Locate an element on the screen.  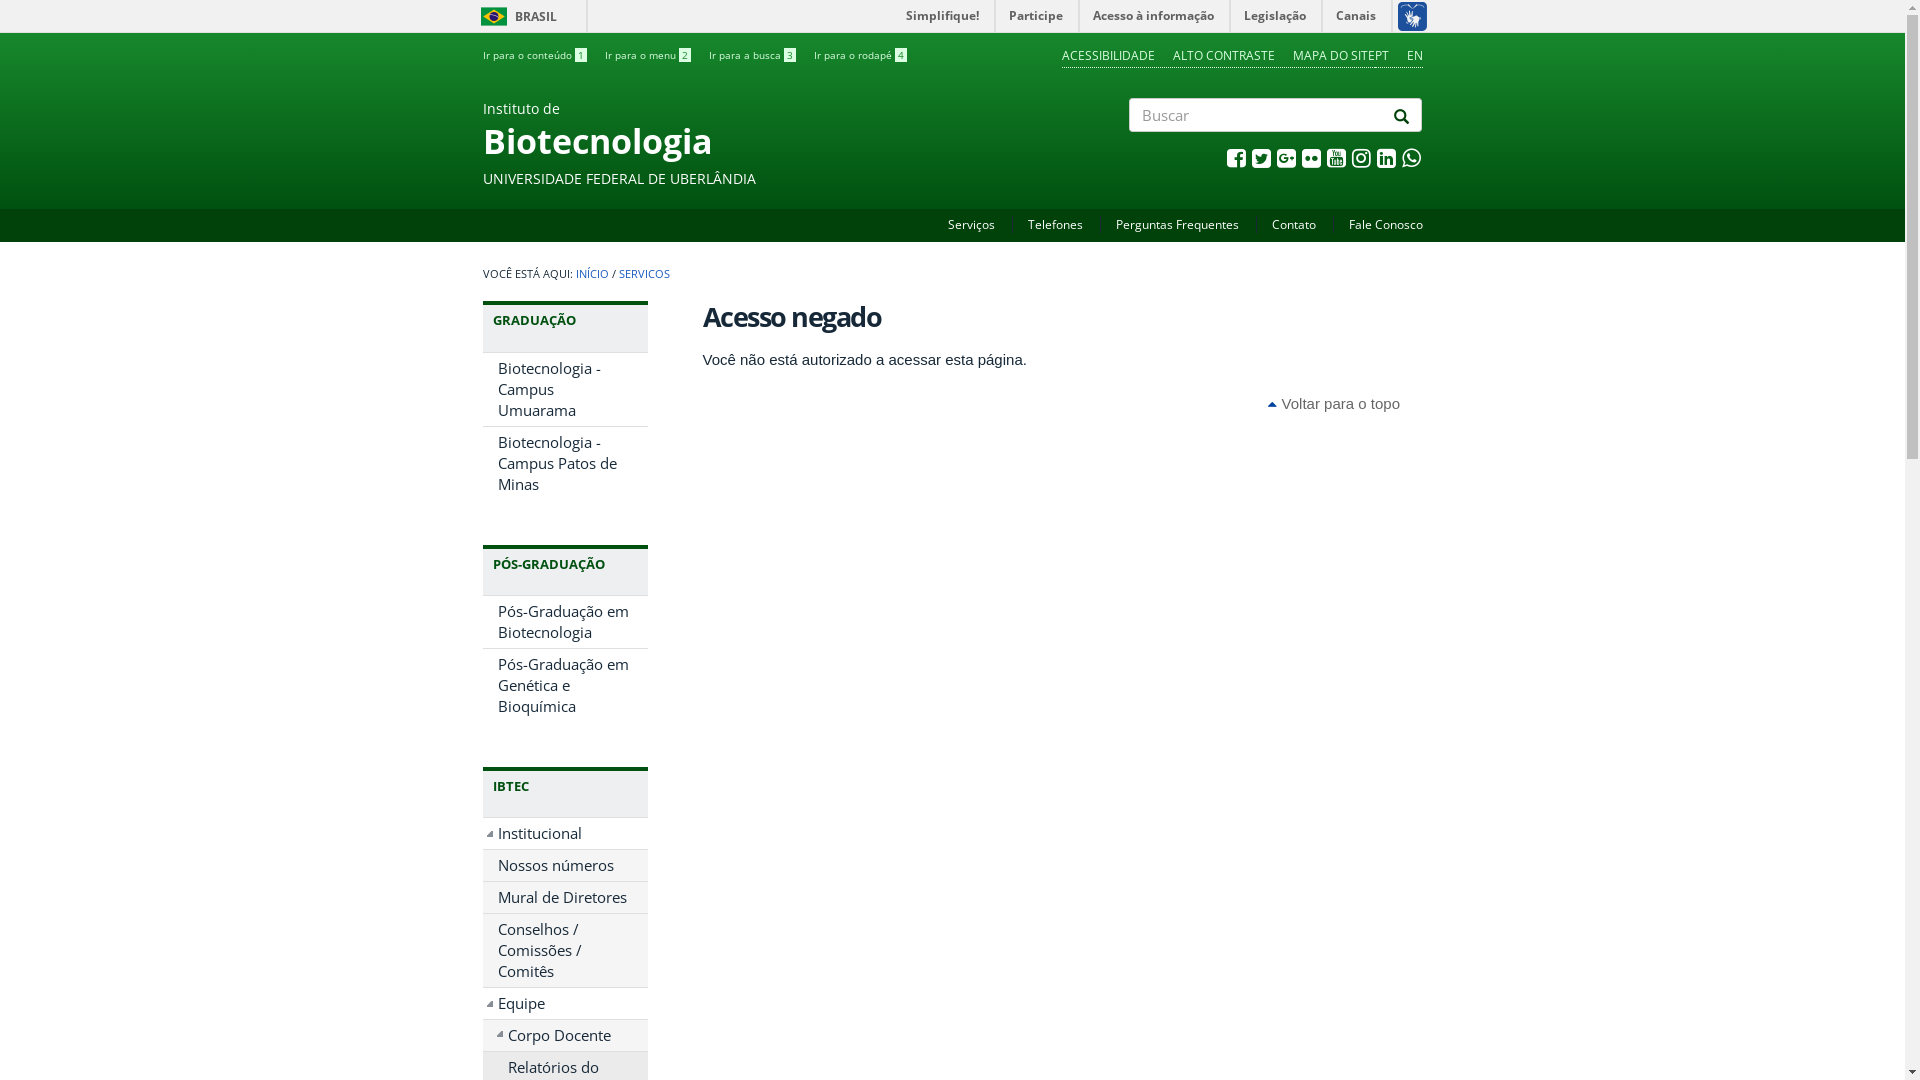
'Institucional' is located at coordinates (563, 833).